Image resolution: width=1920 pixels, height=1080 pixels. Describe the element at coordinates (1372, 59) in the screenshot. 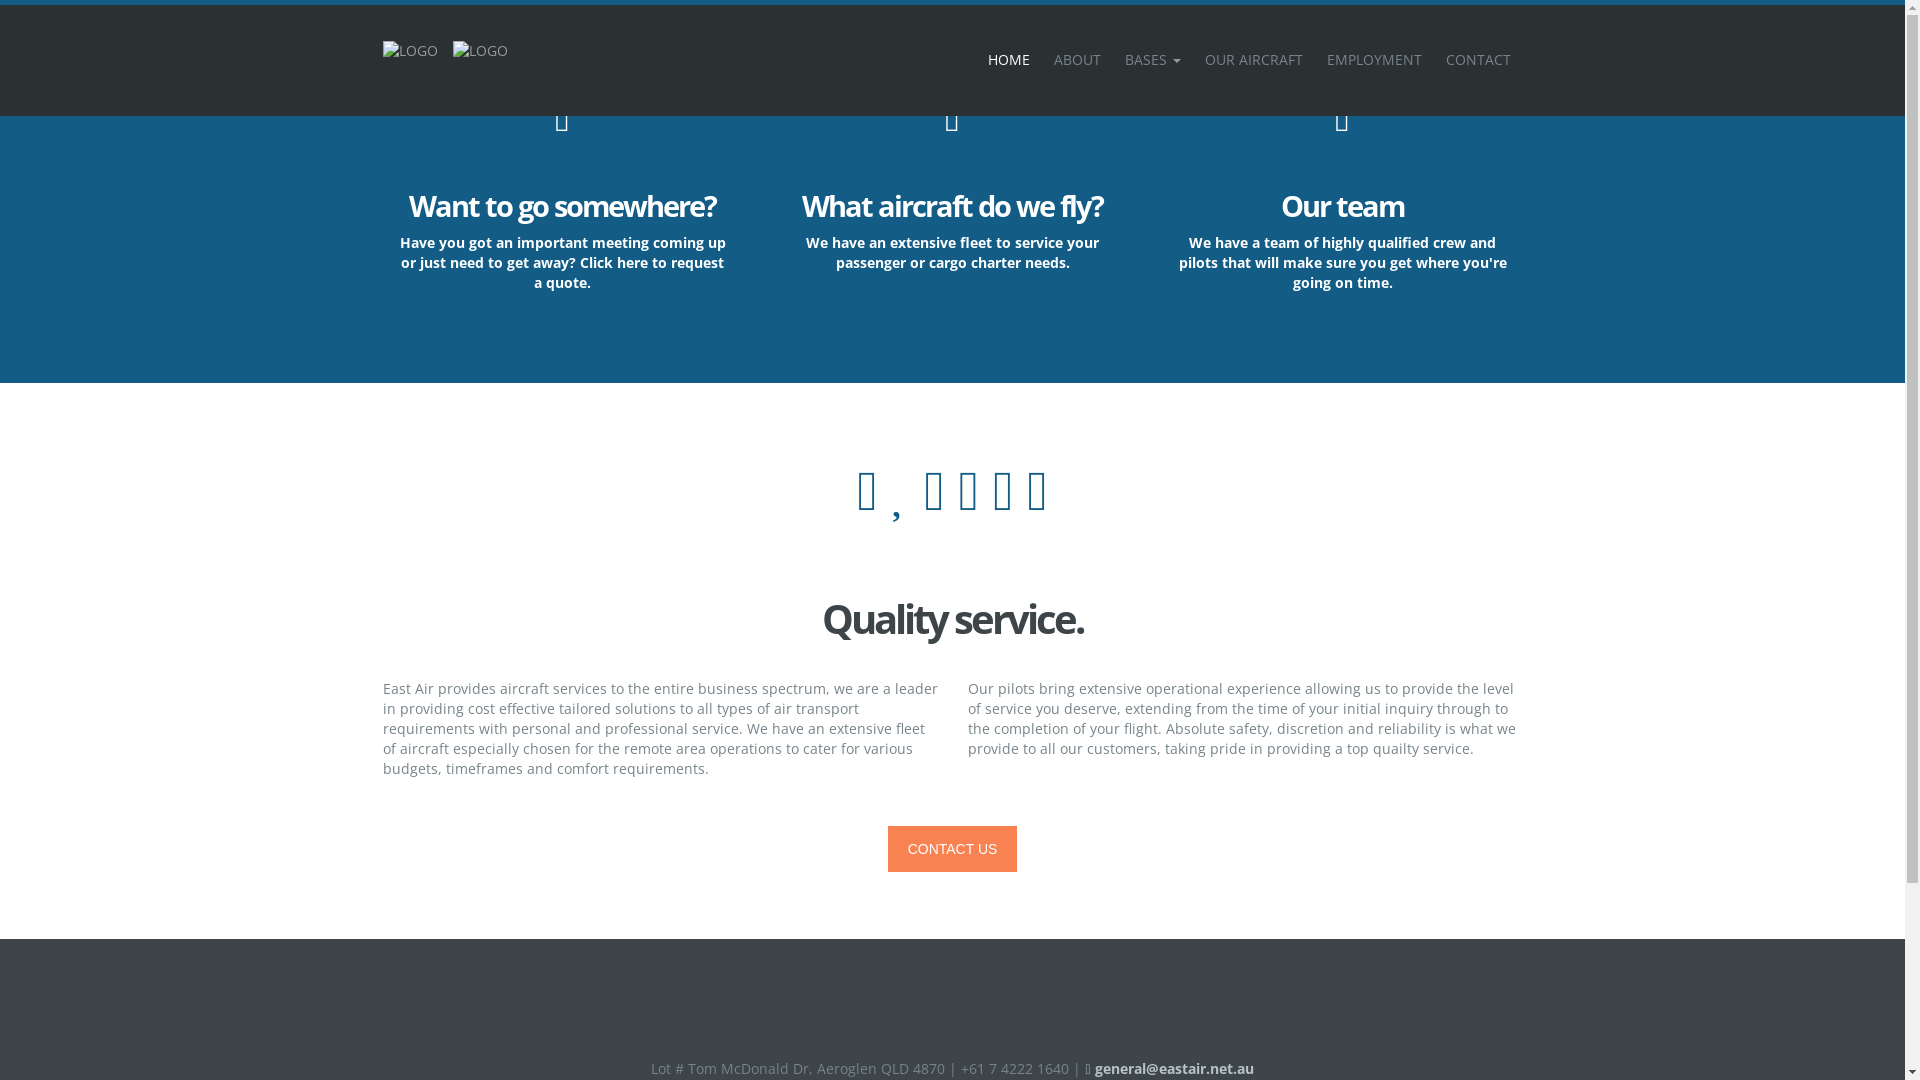

I see `'EMPLOYMENT'` at that location.